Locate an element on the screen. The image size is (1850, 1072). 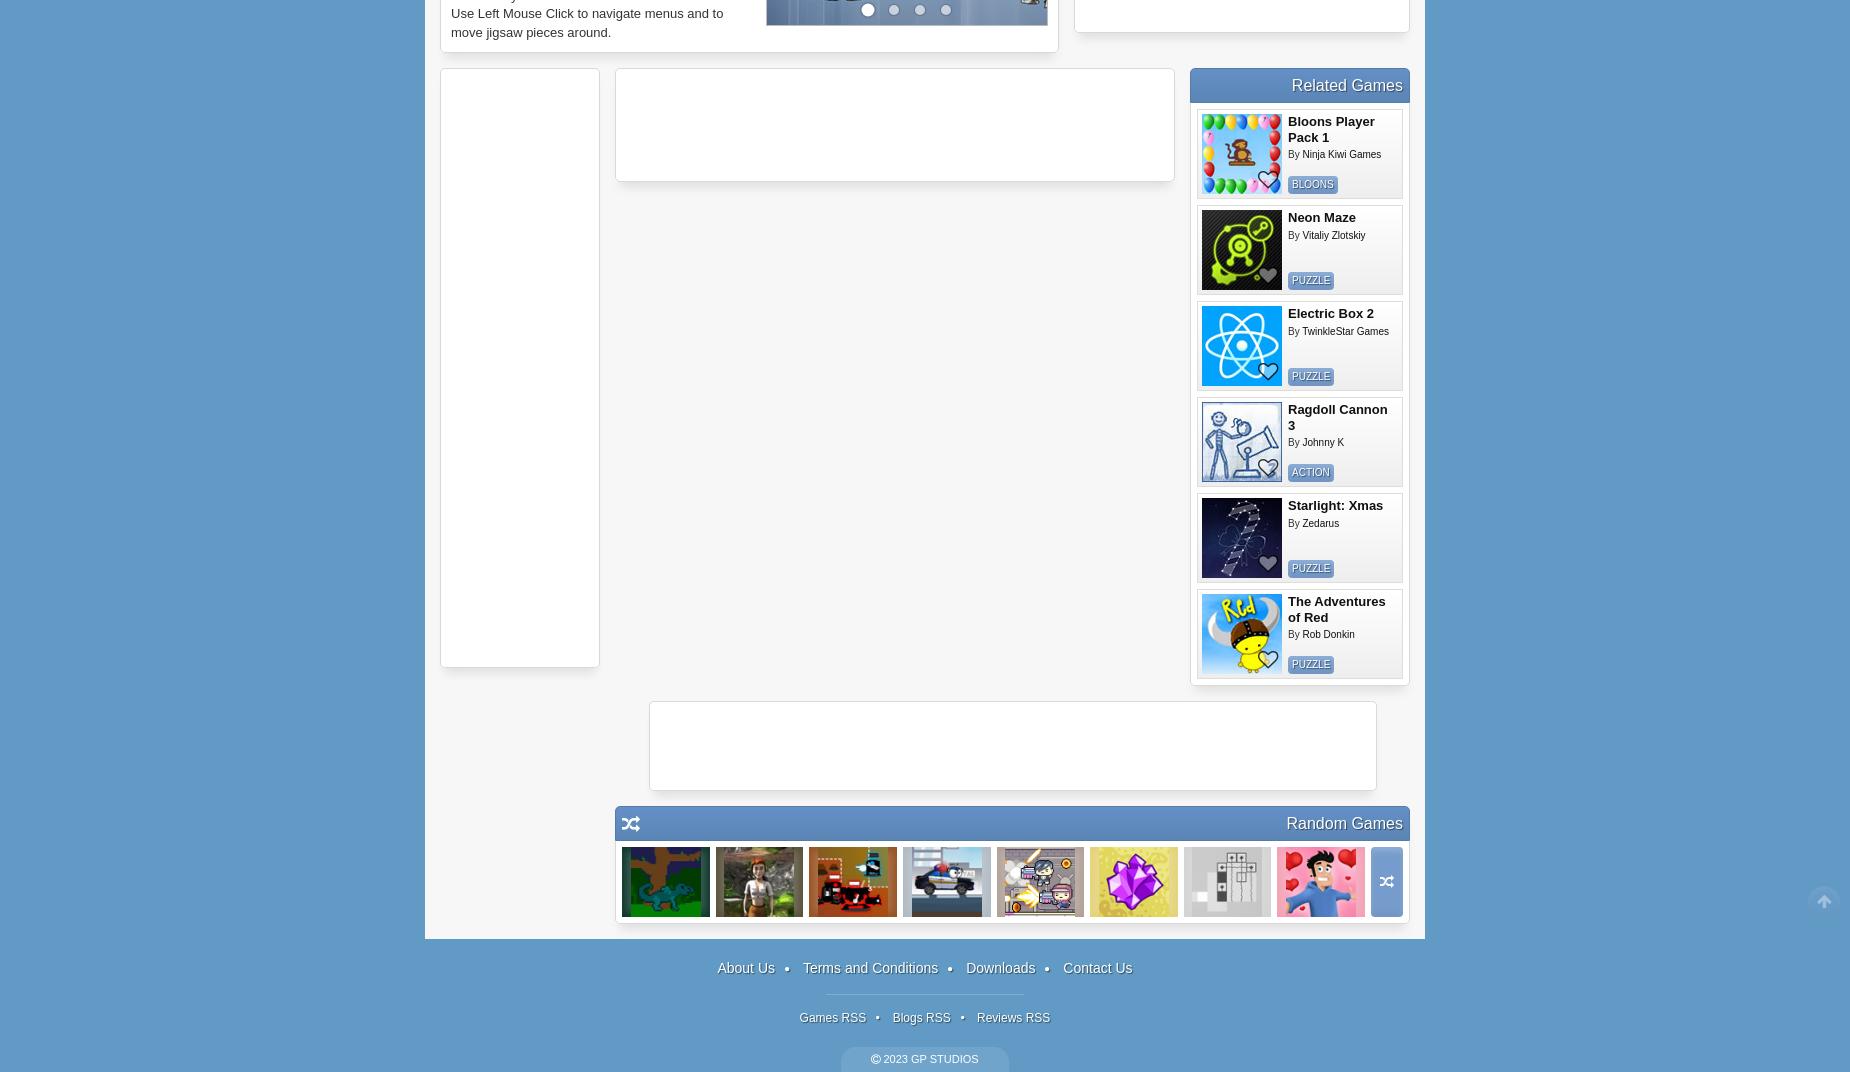
'Blogs RSS' is located at coordinates (920, 1017).